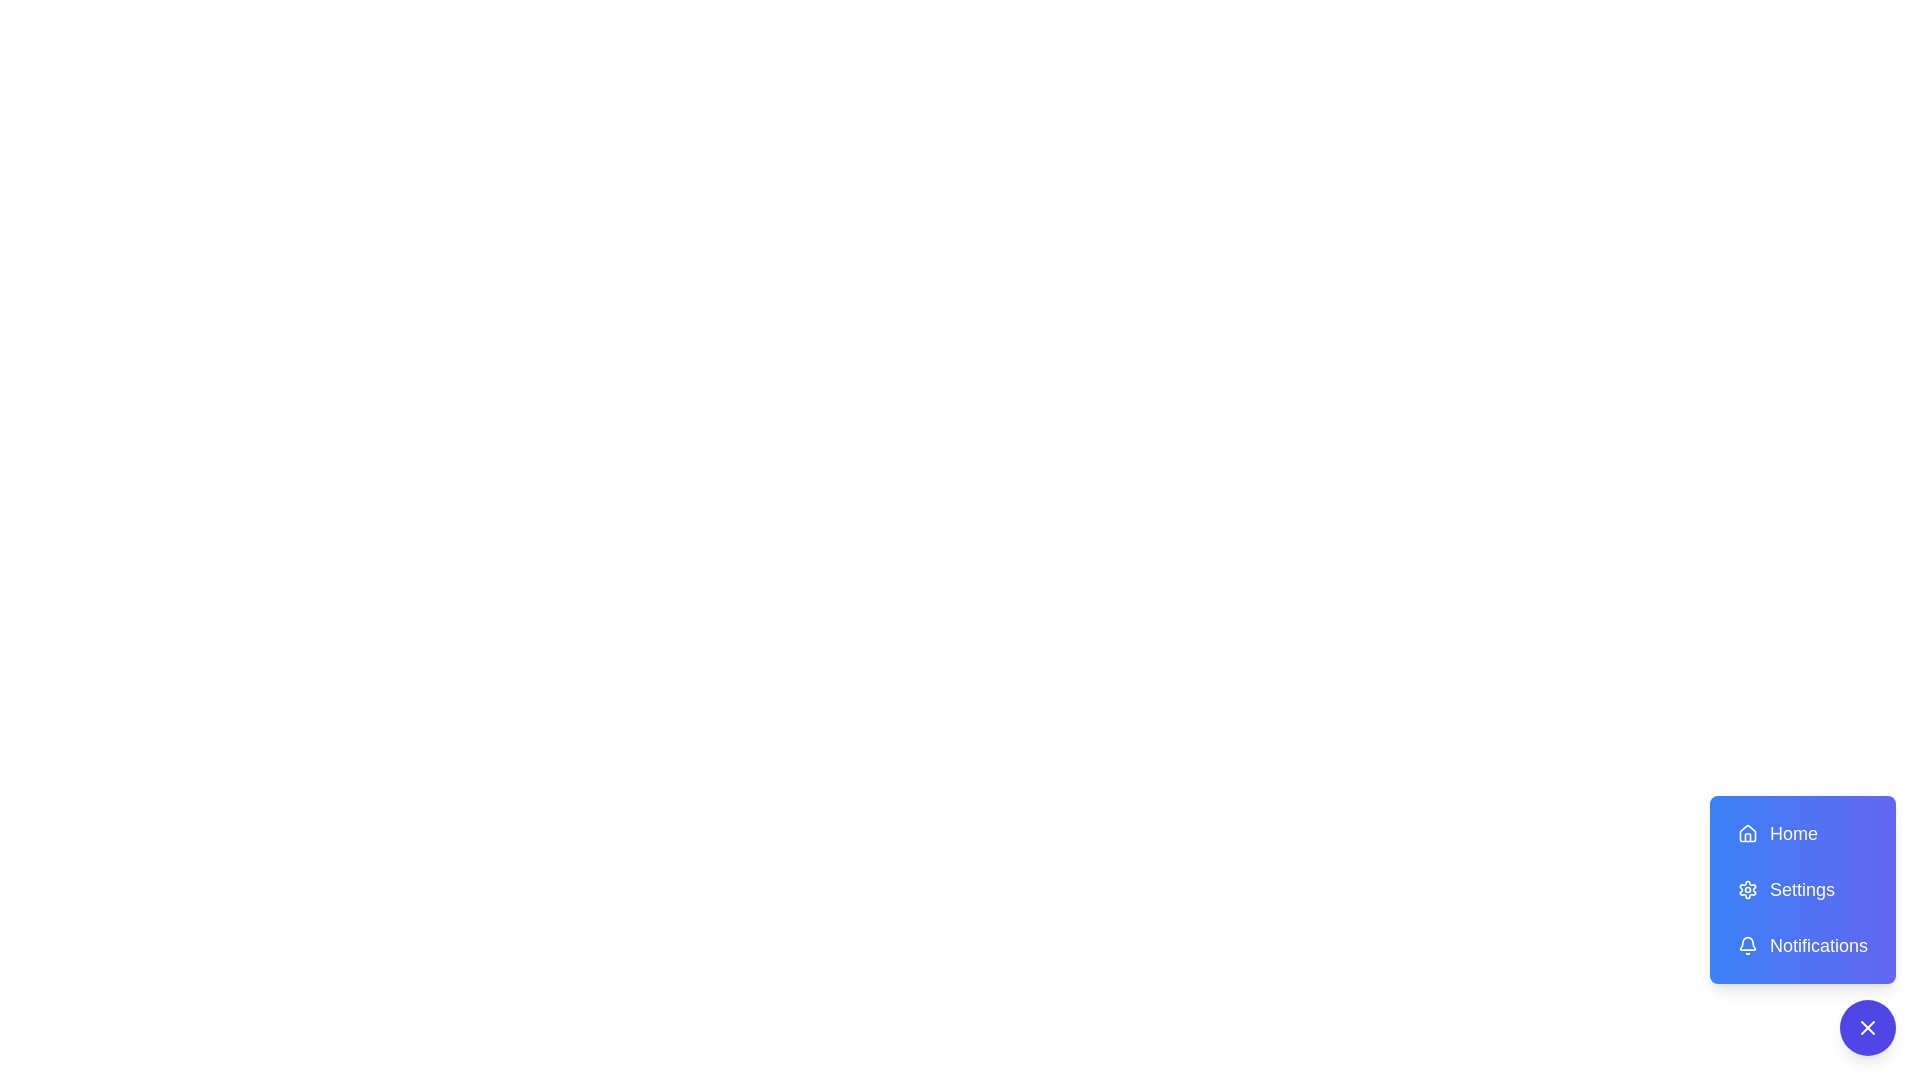 The width and height of the screenshot is (1920, 1080). Describe the element at coordinates (1803, 833) in the screenshot. I see `the 'Home' button, which is a horizontal rectangular button with a gradient blue background, a white house icon, and the word 'Home' in white text, located in the bottom-right corner of the interface` at that location.